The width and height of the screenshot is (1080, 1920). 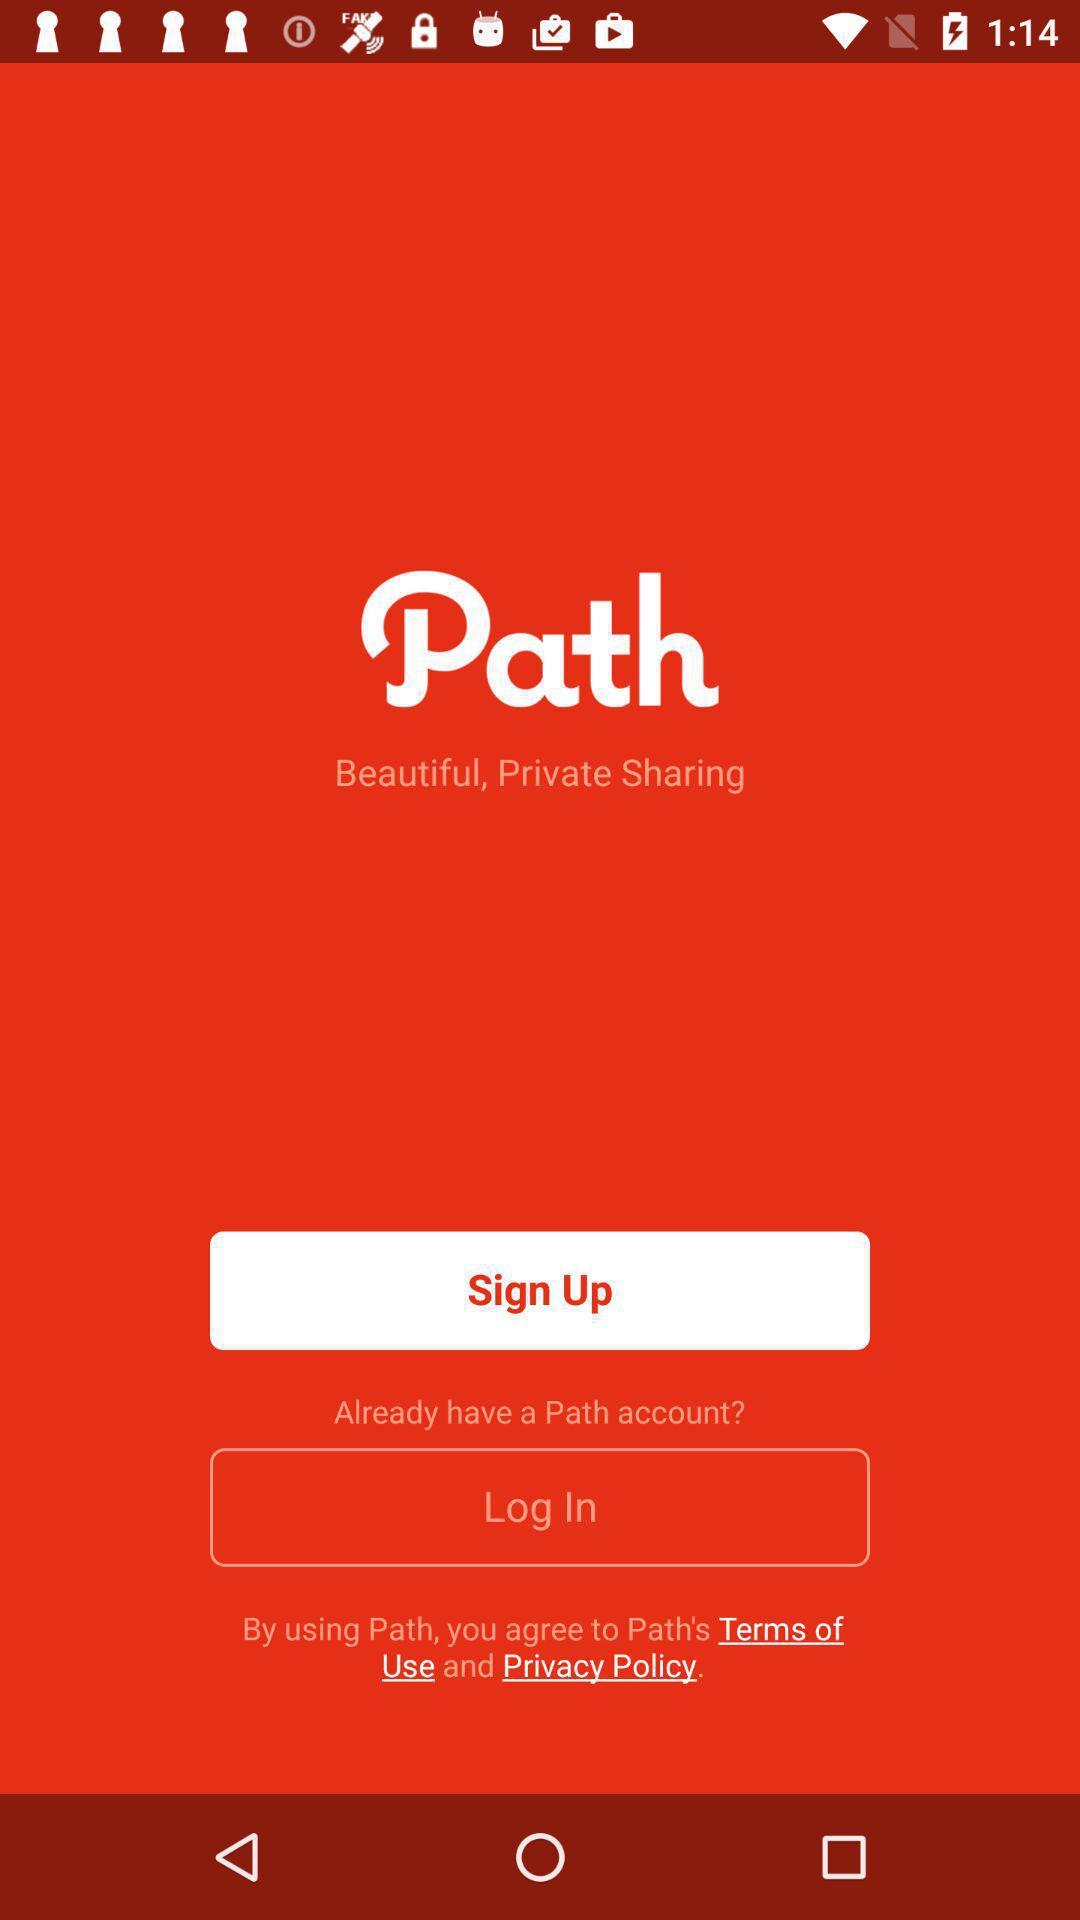 I want to click on the app below beautiful, private sharing icon, so click(x=540, y=1290).